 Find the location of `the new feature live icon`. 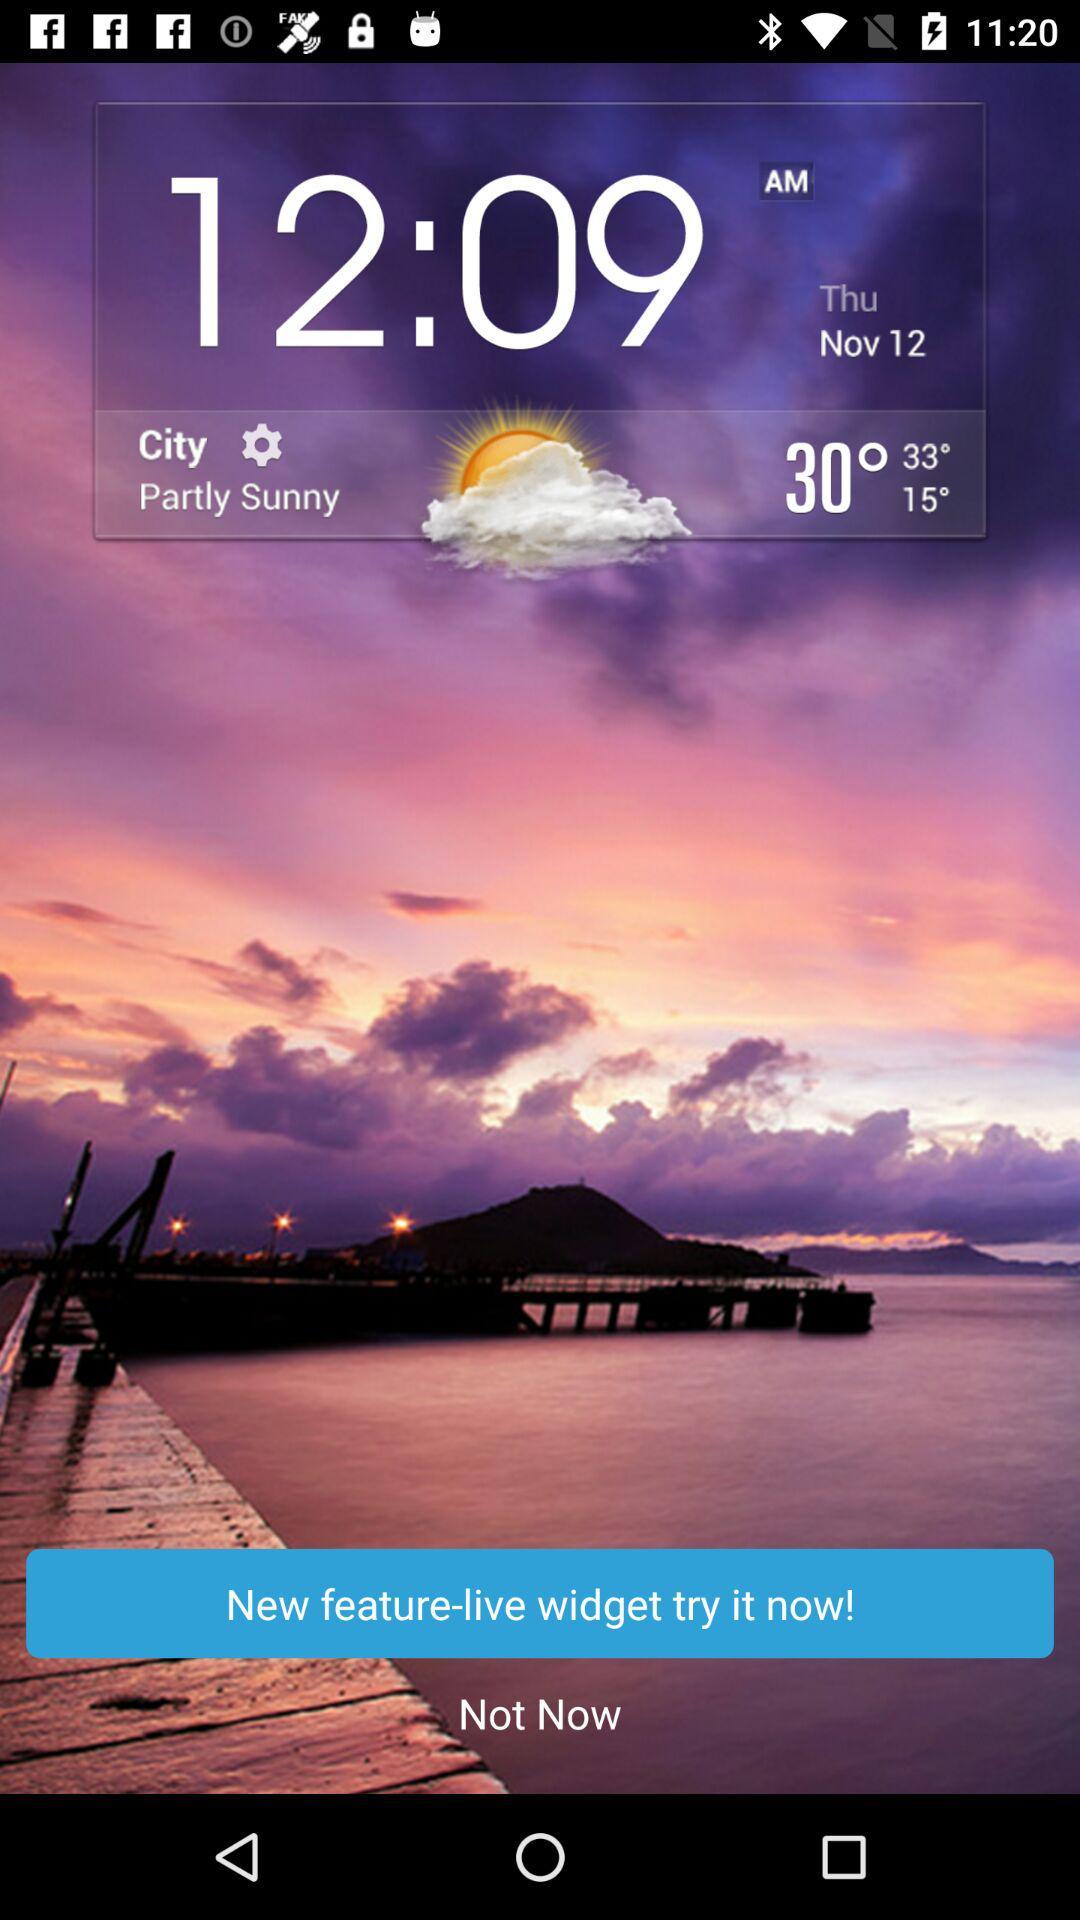

the new feature live icon is located at coordinates (540, 1603).